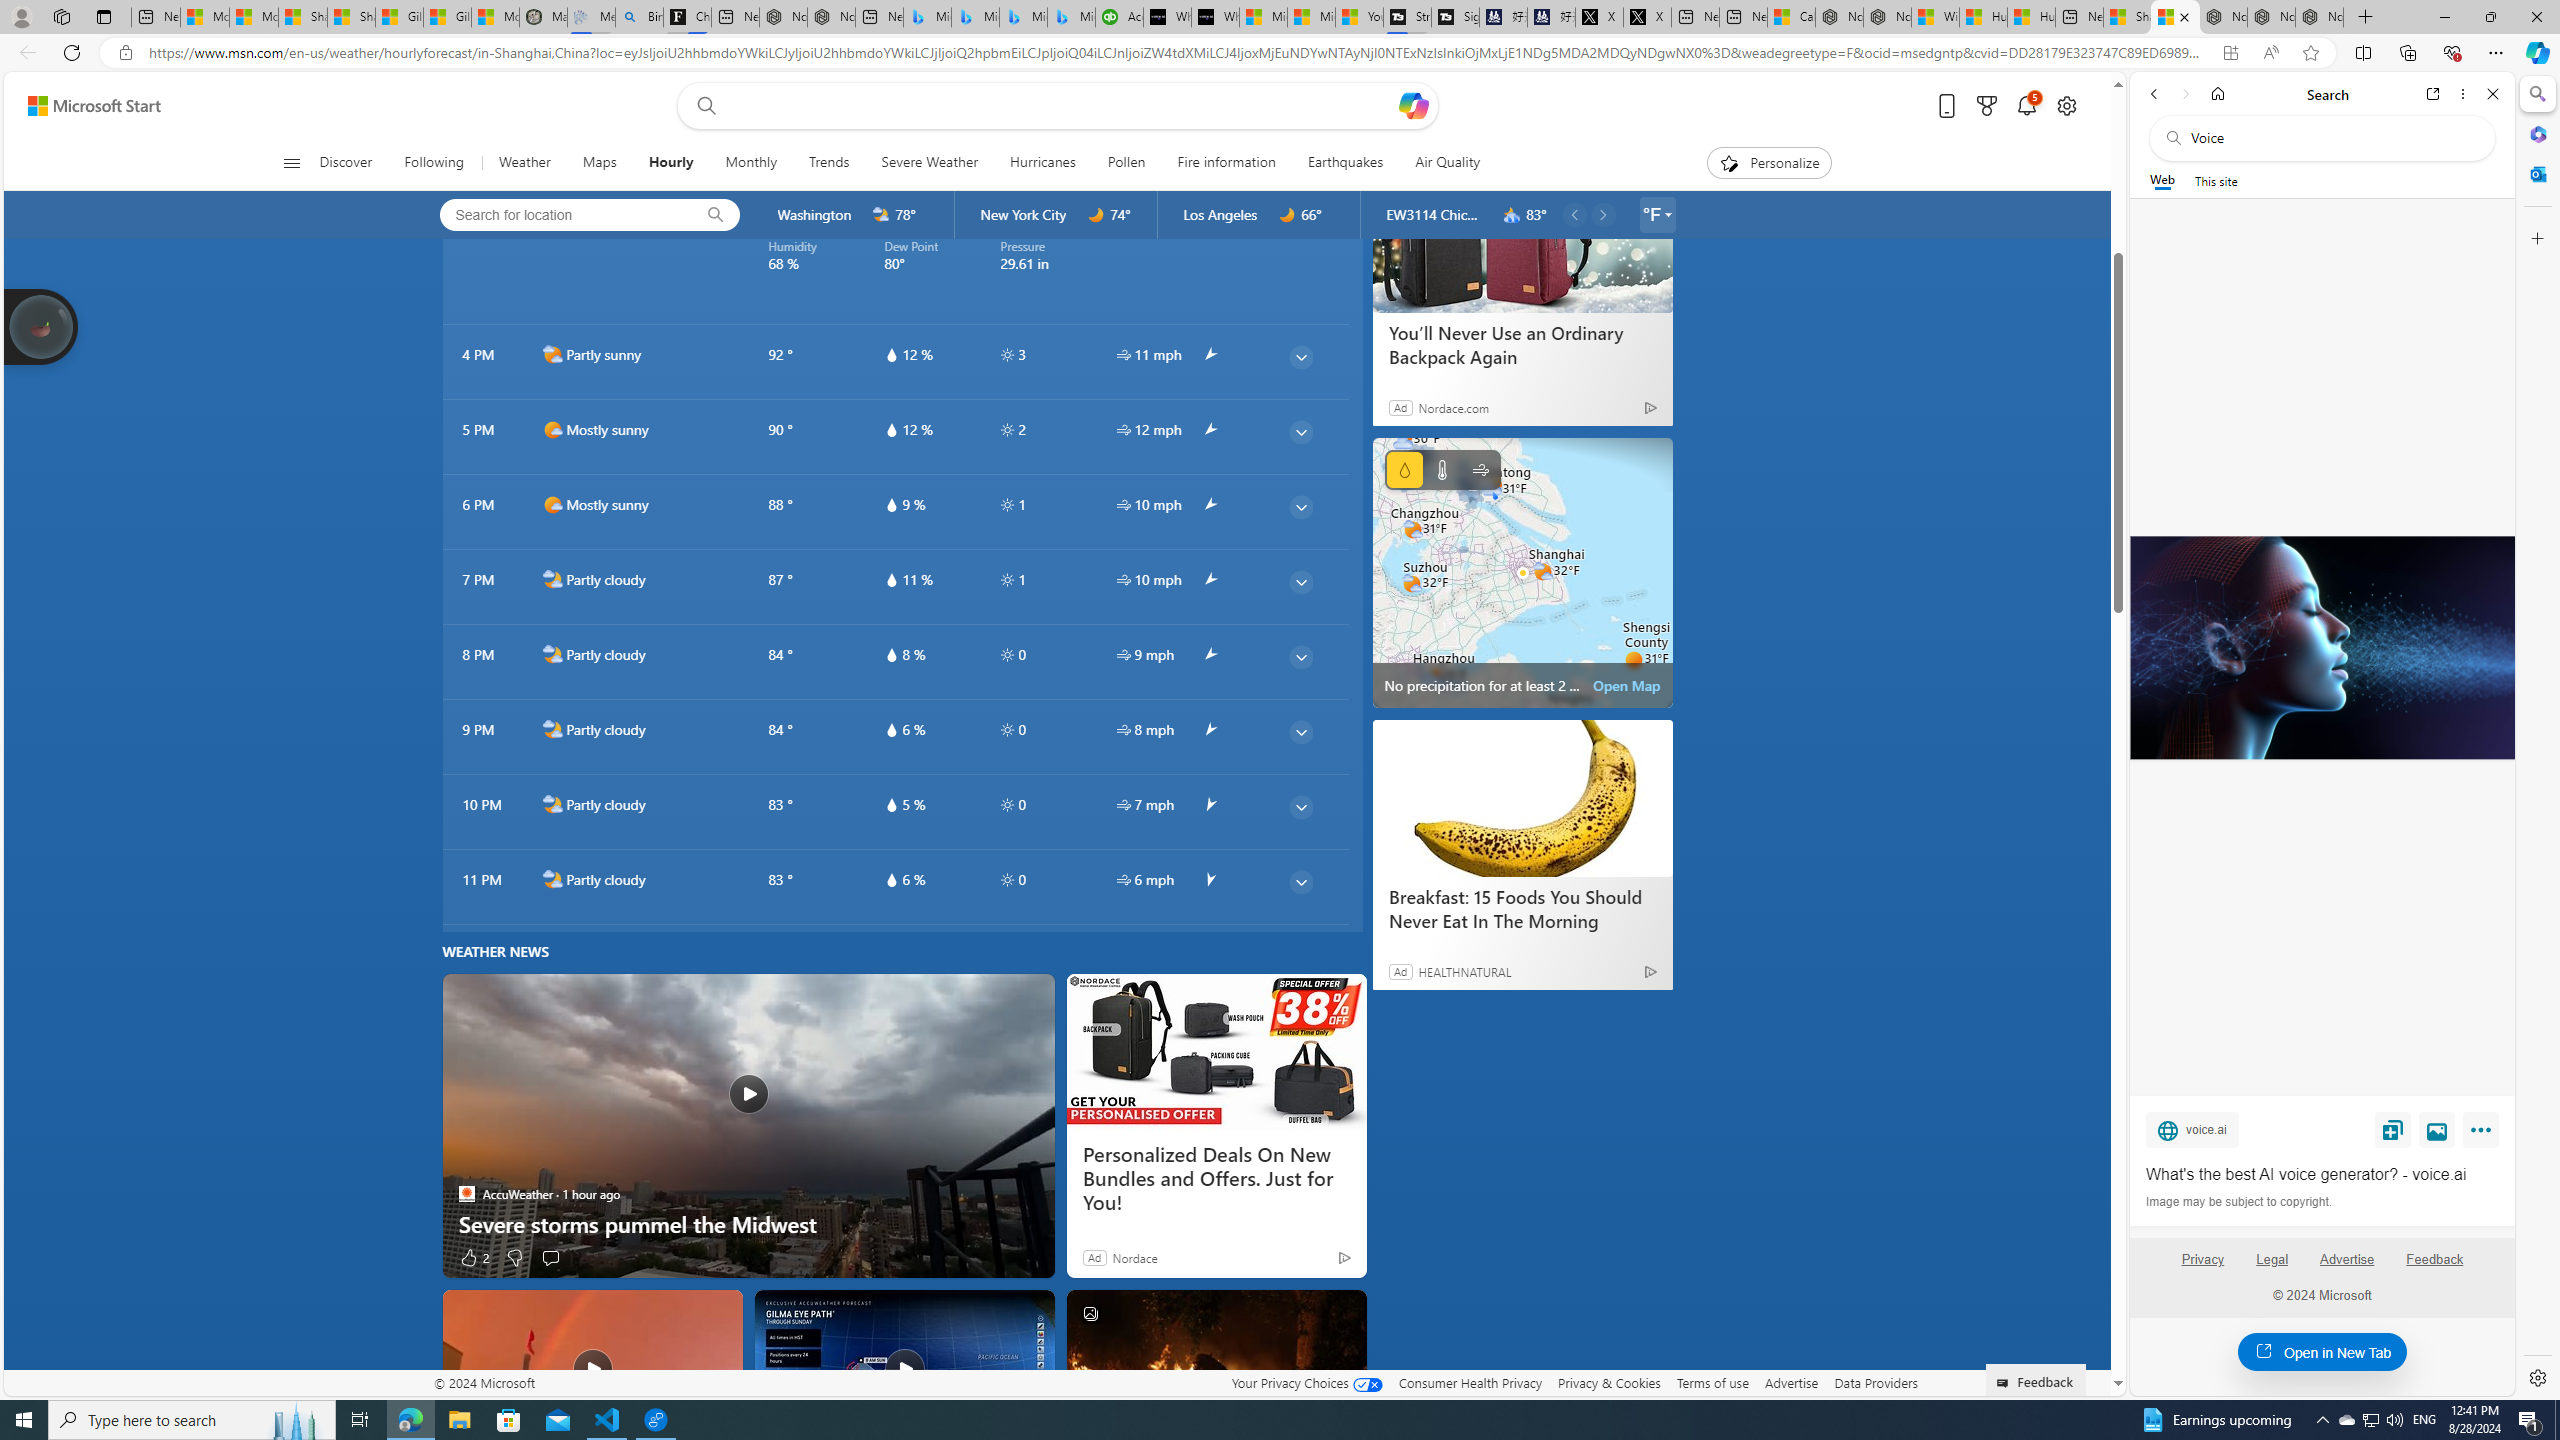 Image resolution: width=2560 pixels, height=1440 pixels. I want to click on 'Bing Real Estate - Home sales and rental listings', so click(637, 16).